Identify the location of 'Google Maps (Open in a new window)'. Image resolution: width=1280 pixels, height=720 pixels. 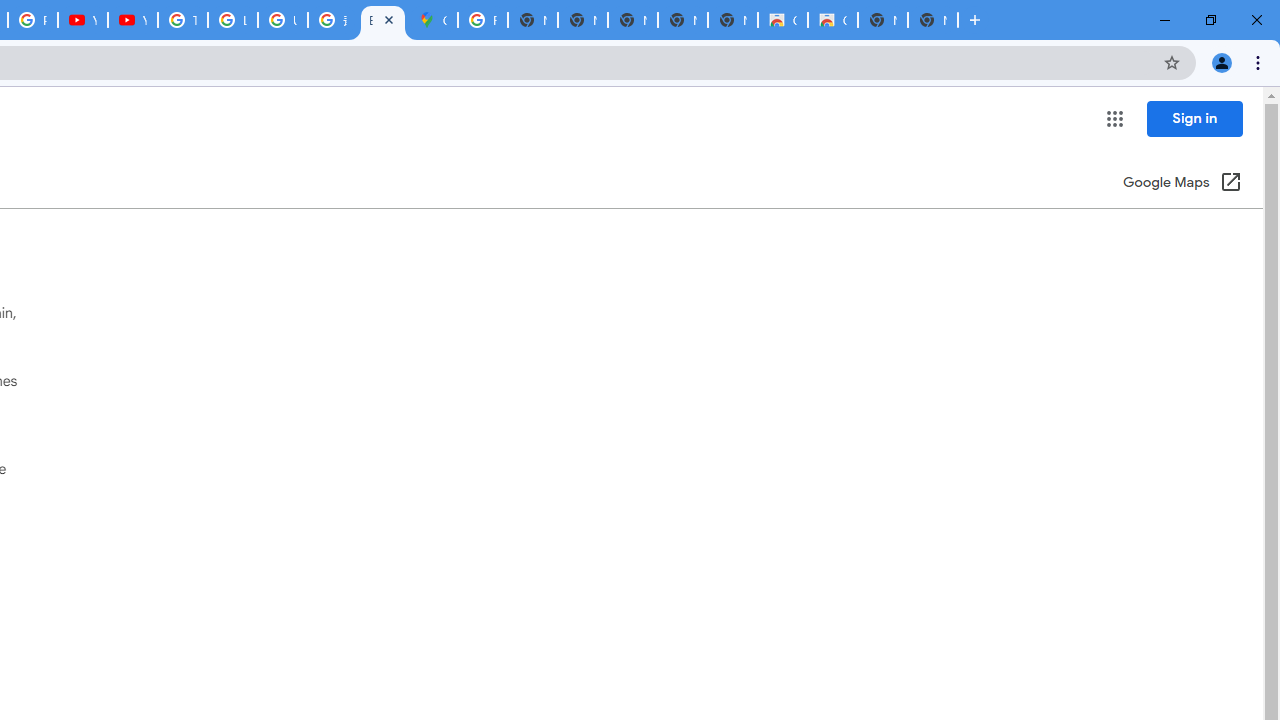
(1182, 183).